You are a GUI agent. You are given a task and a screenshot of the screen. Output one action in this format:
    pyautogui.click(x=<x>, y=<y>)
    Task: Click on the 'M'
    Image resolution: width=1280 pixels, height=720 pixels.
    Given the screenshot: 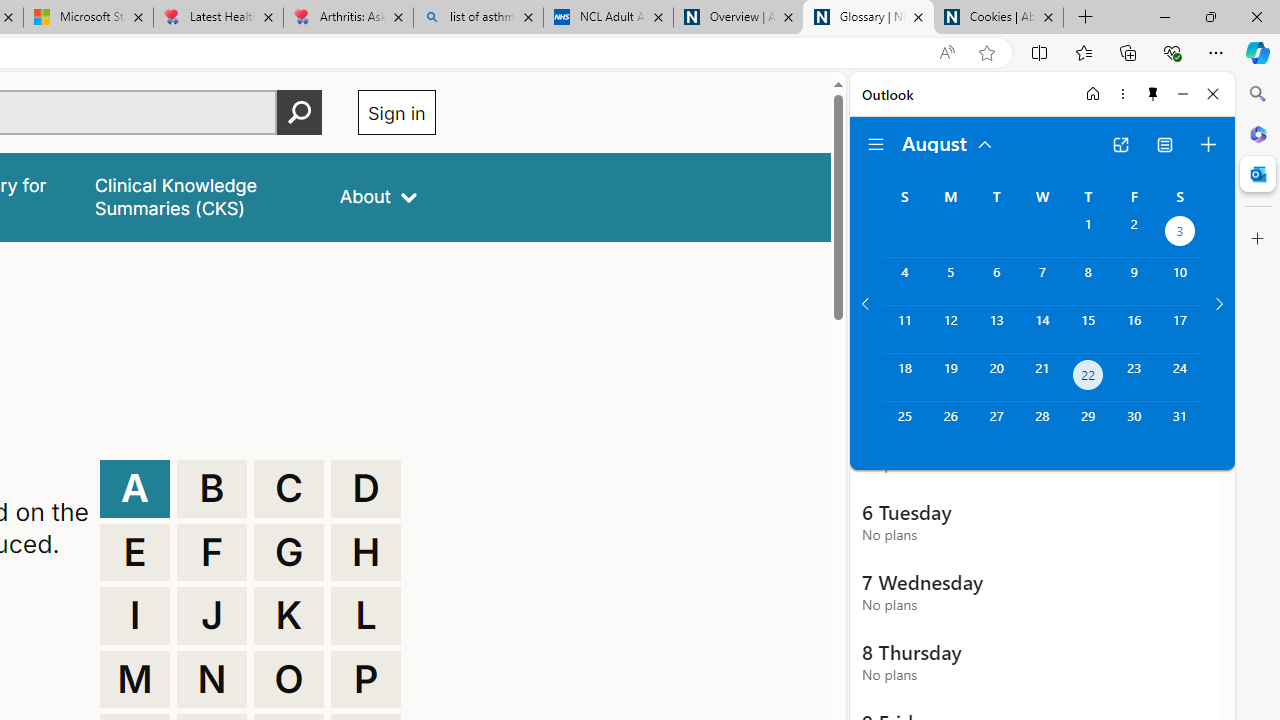 What is the action you would take?
    pyautogui.click(x=134, y=678)
    